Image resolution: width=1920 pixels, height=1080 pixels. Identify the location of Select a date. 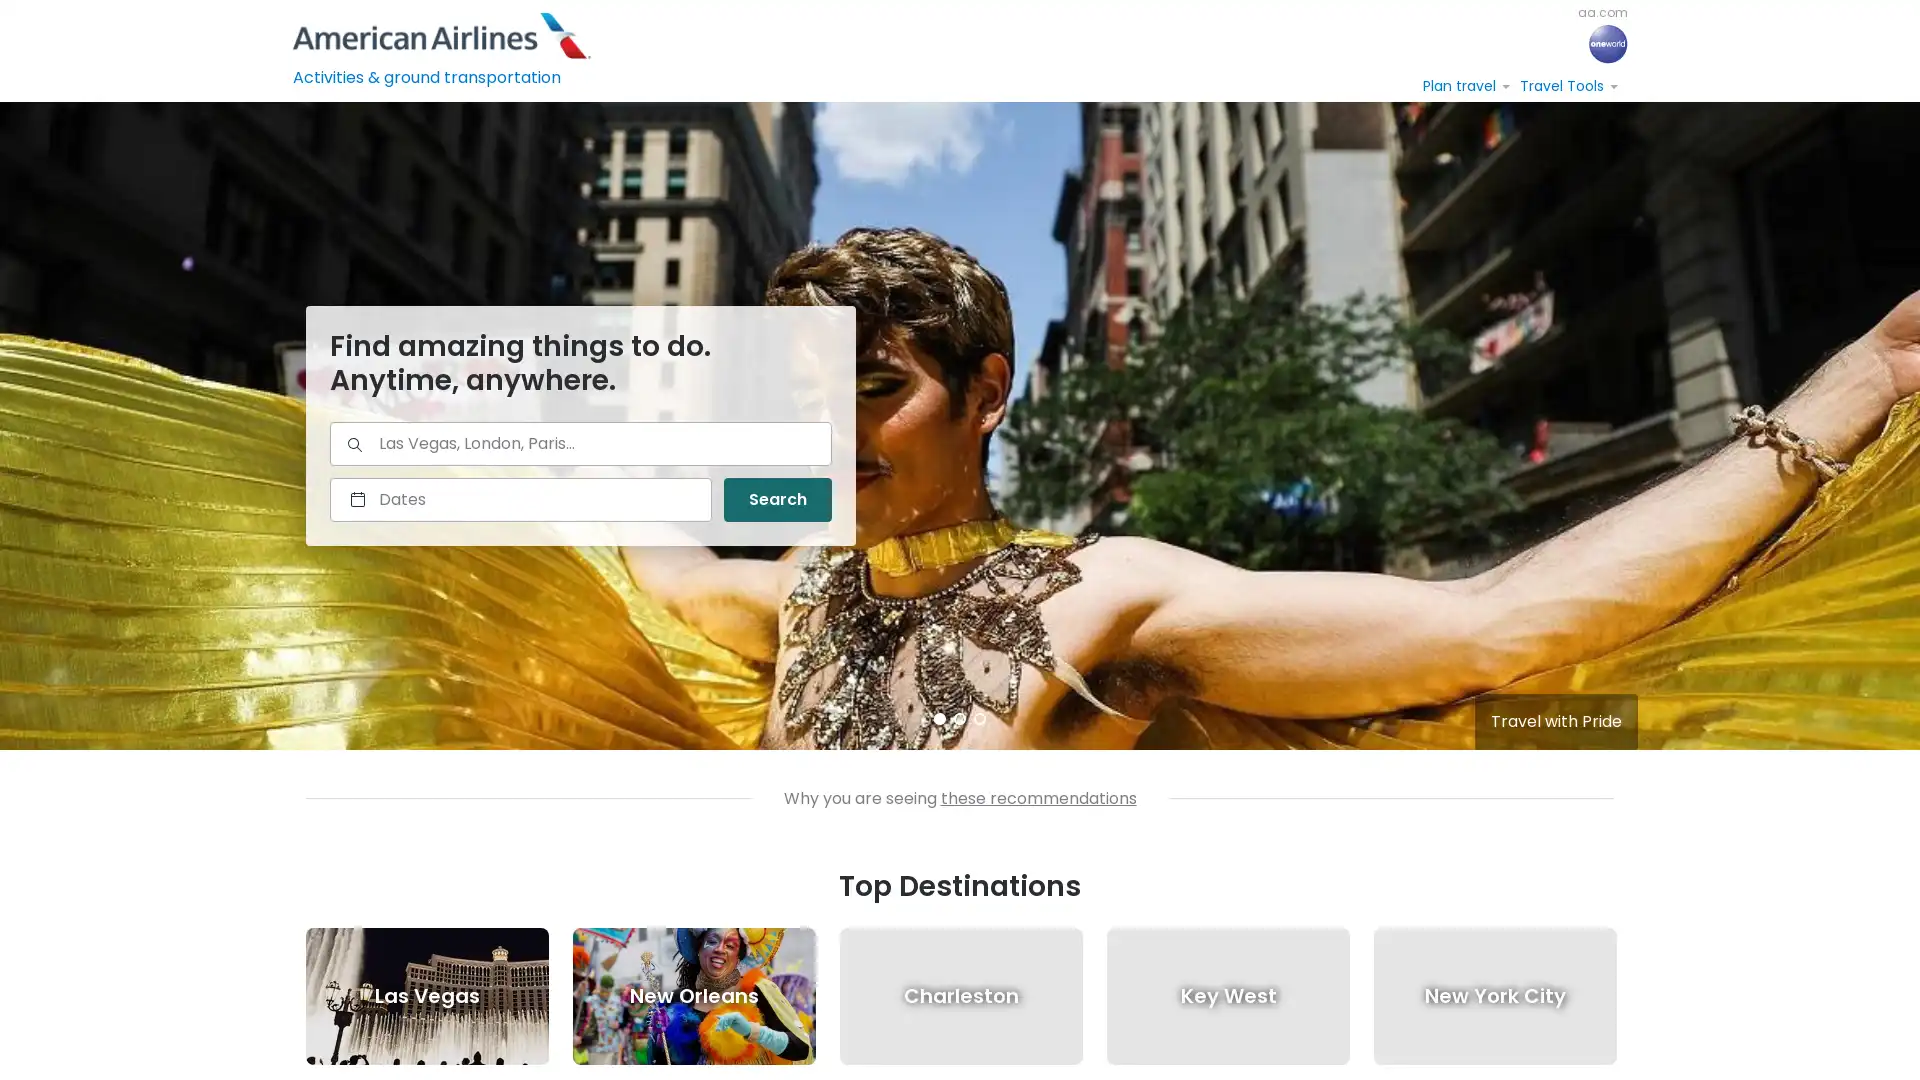
(521, 212).